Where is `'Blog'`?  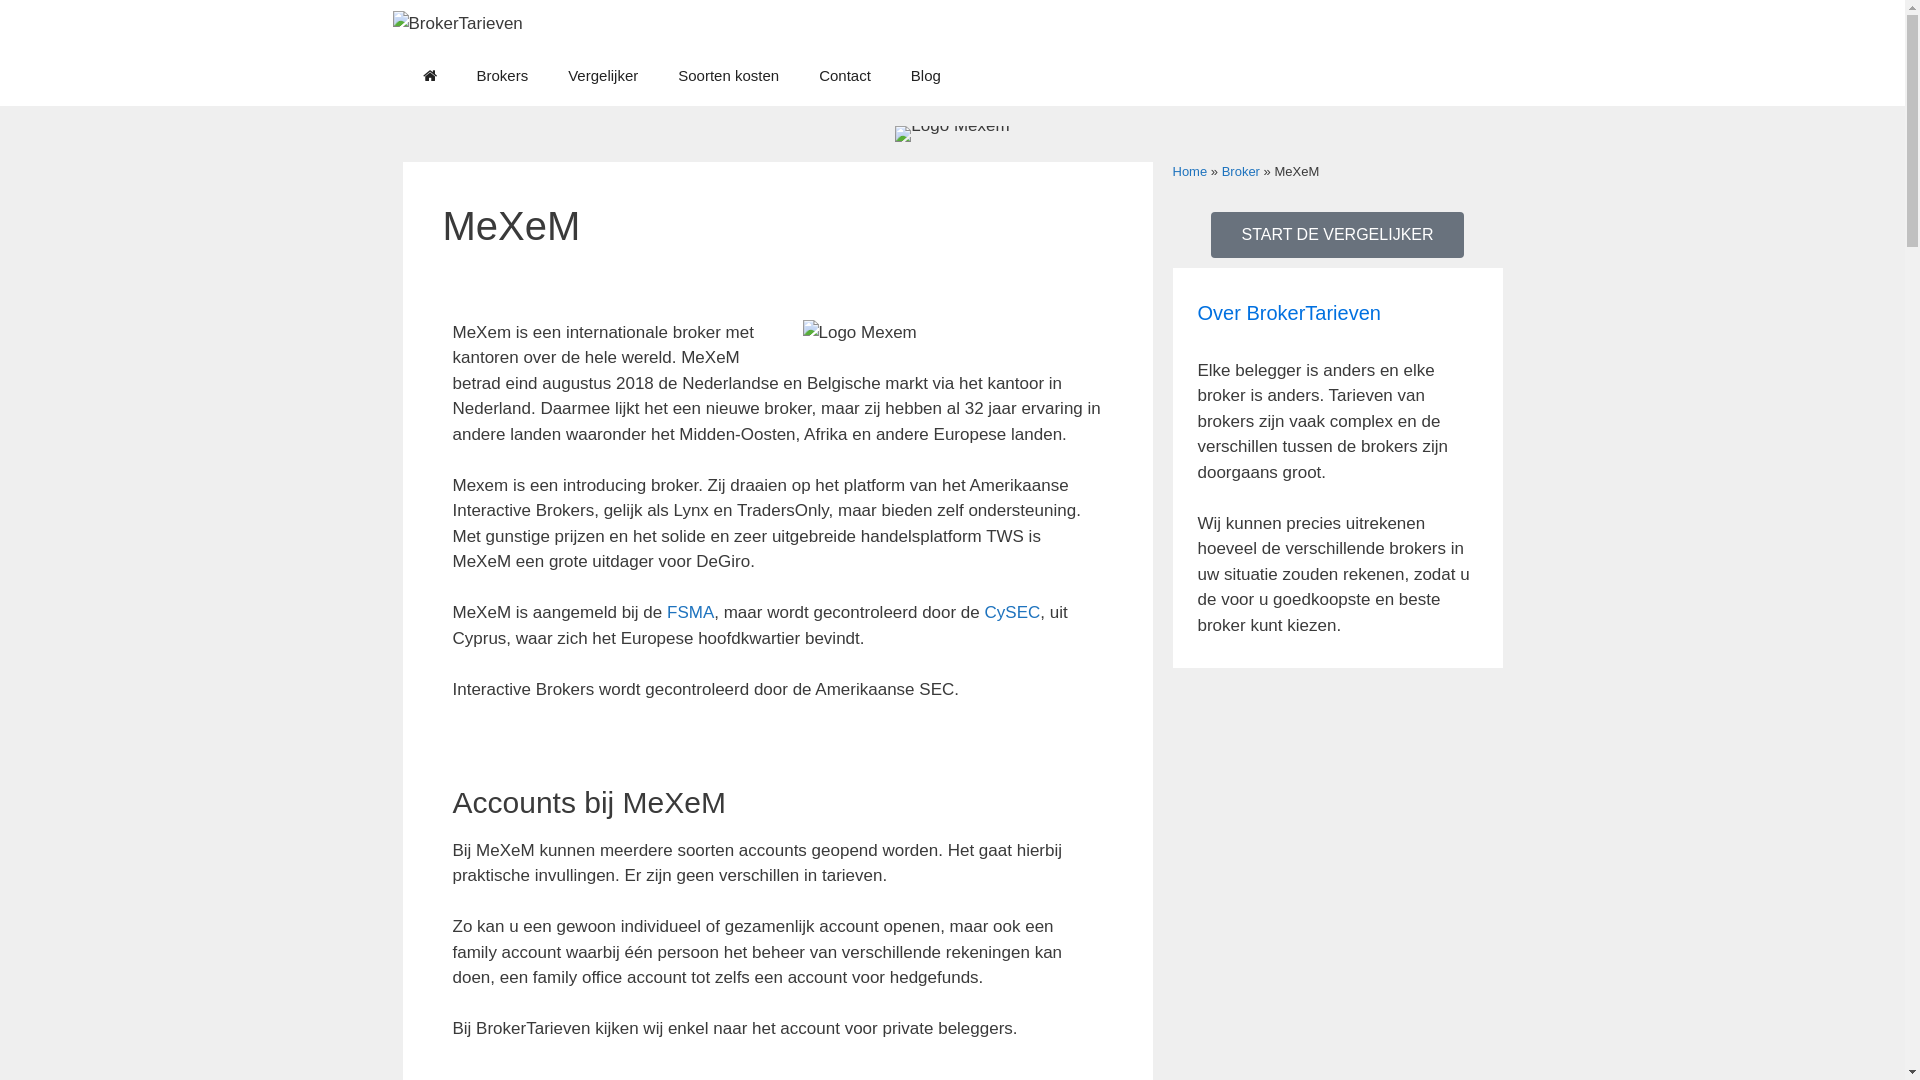
'Blog' is located at coordinates (925, 75).